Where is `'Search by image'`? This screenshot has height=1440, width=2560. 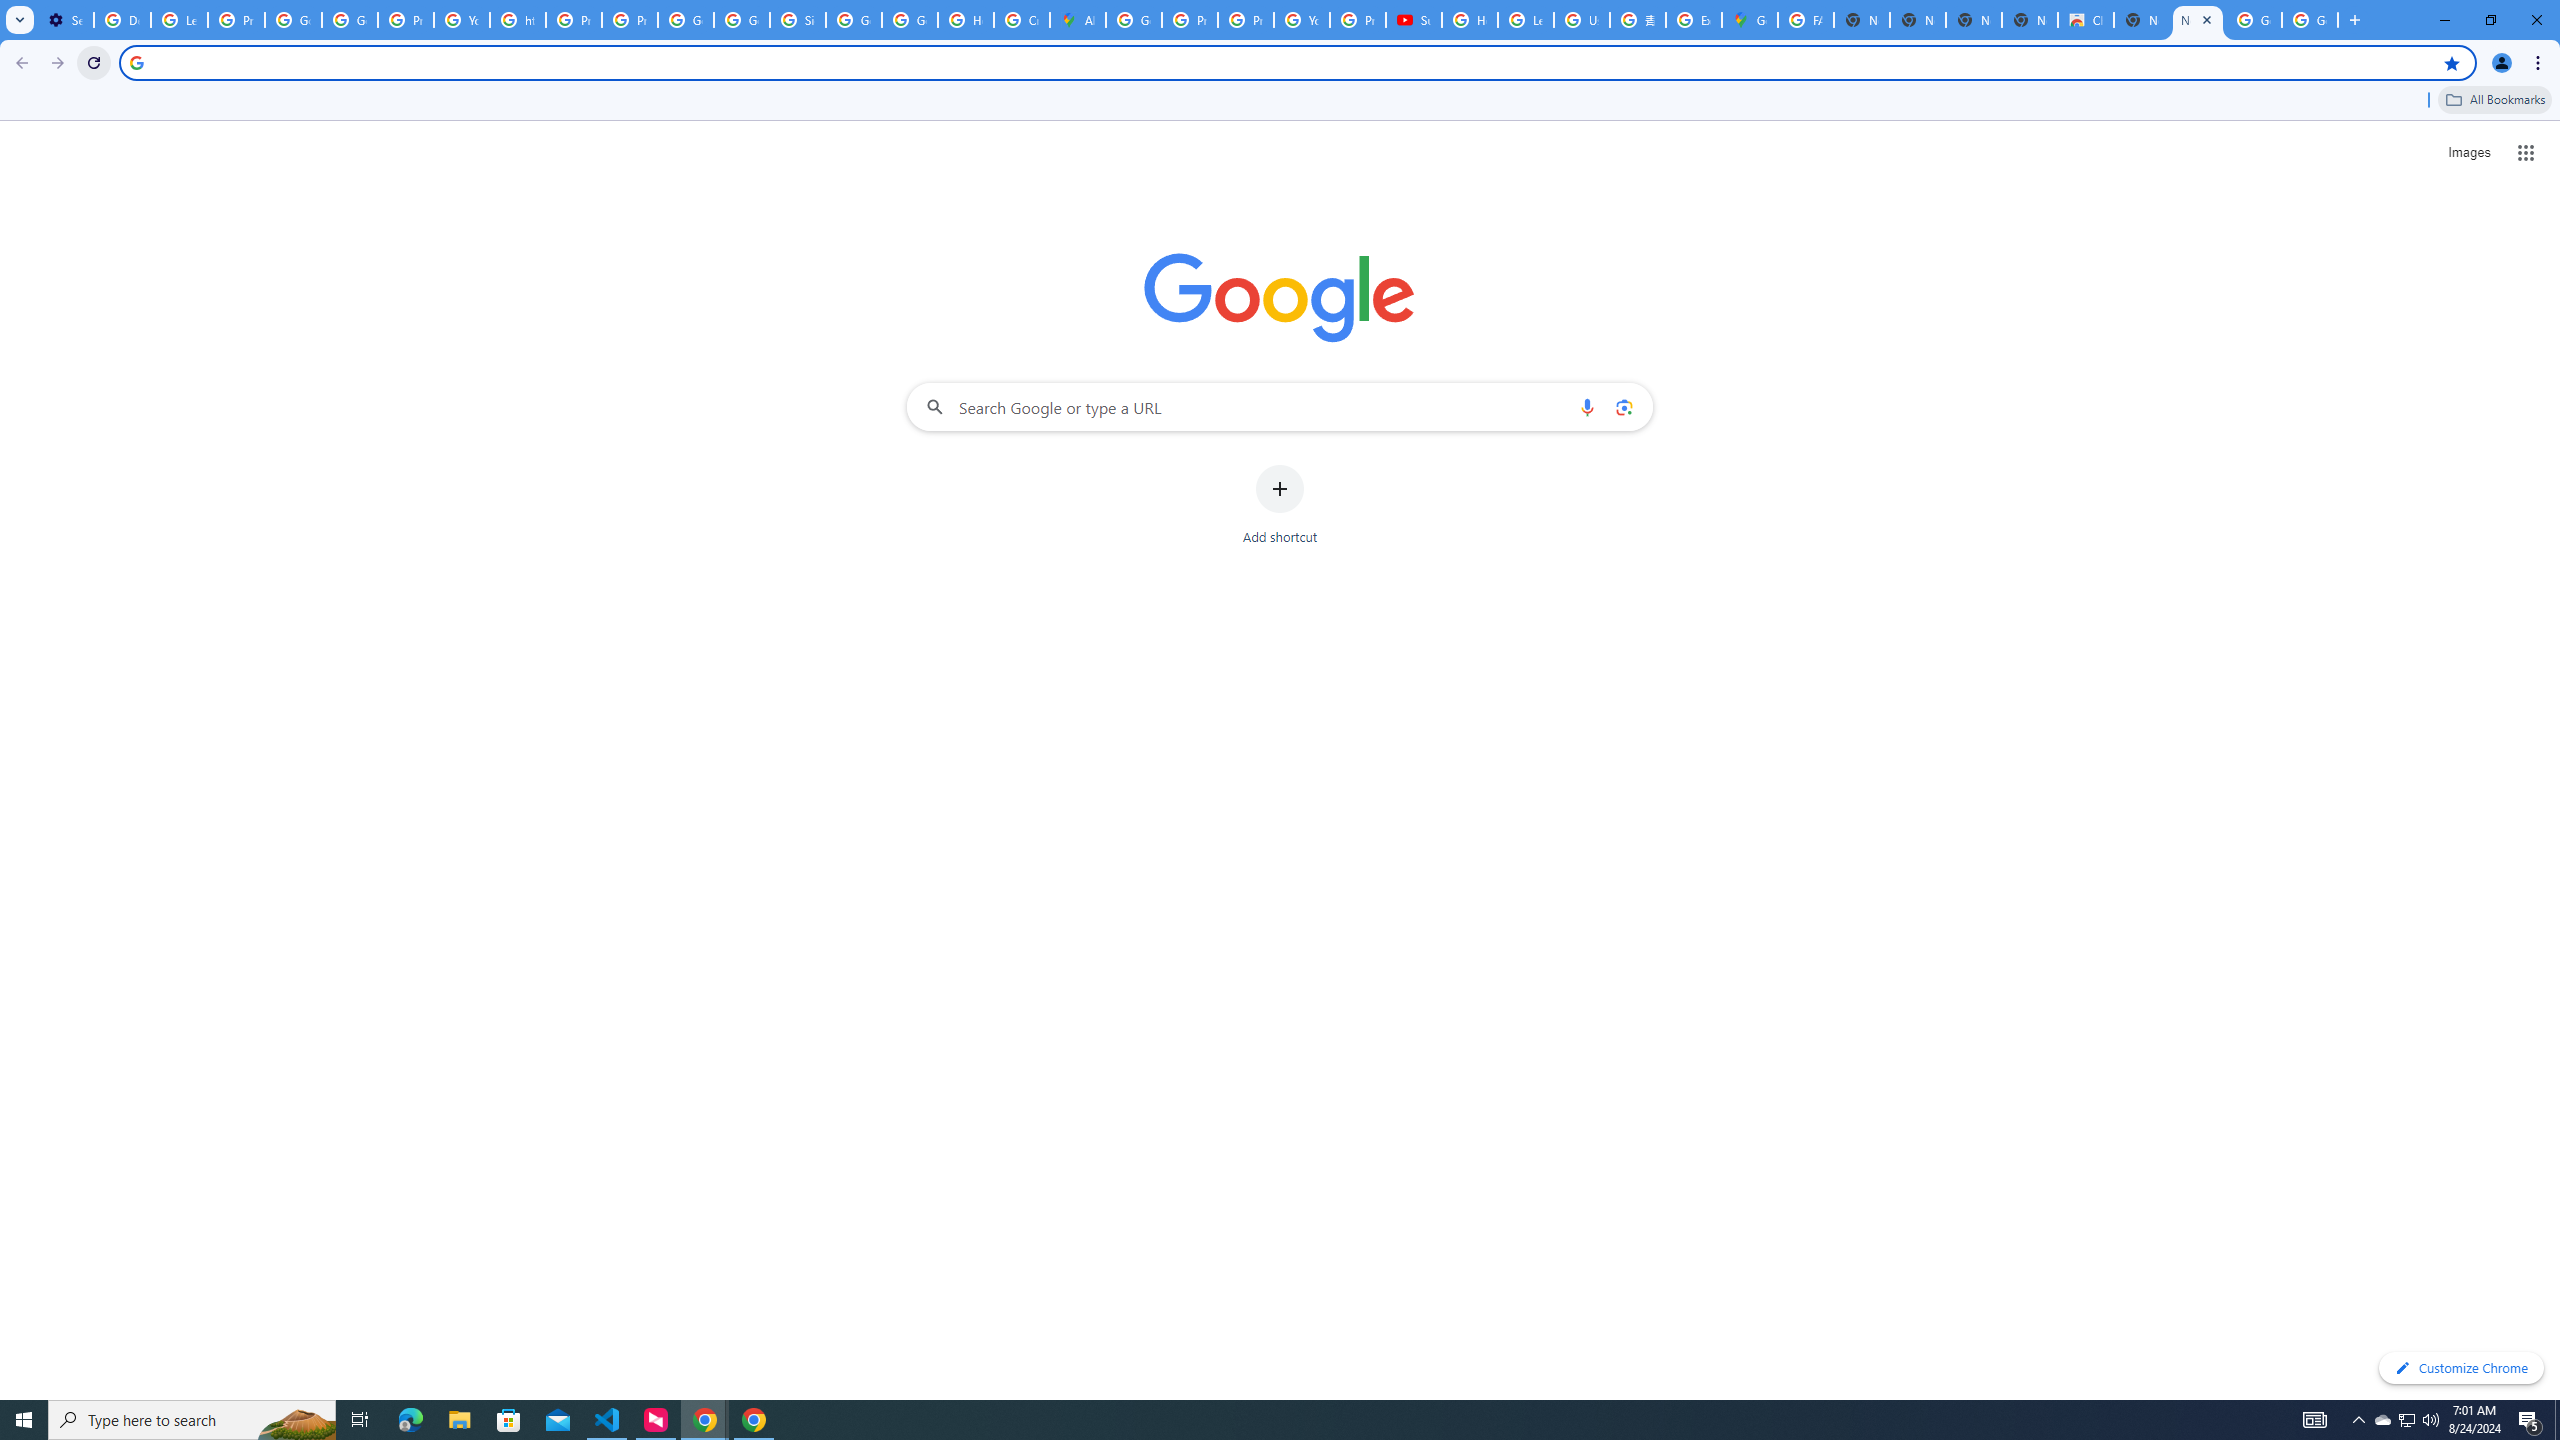 'Search by image' is located at coordinates (1622, 405).